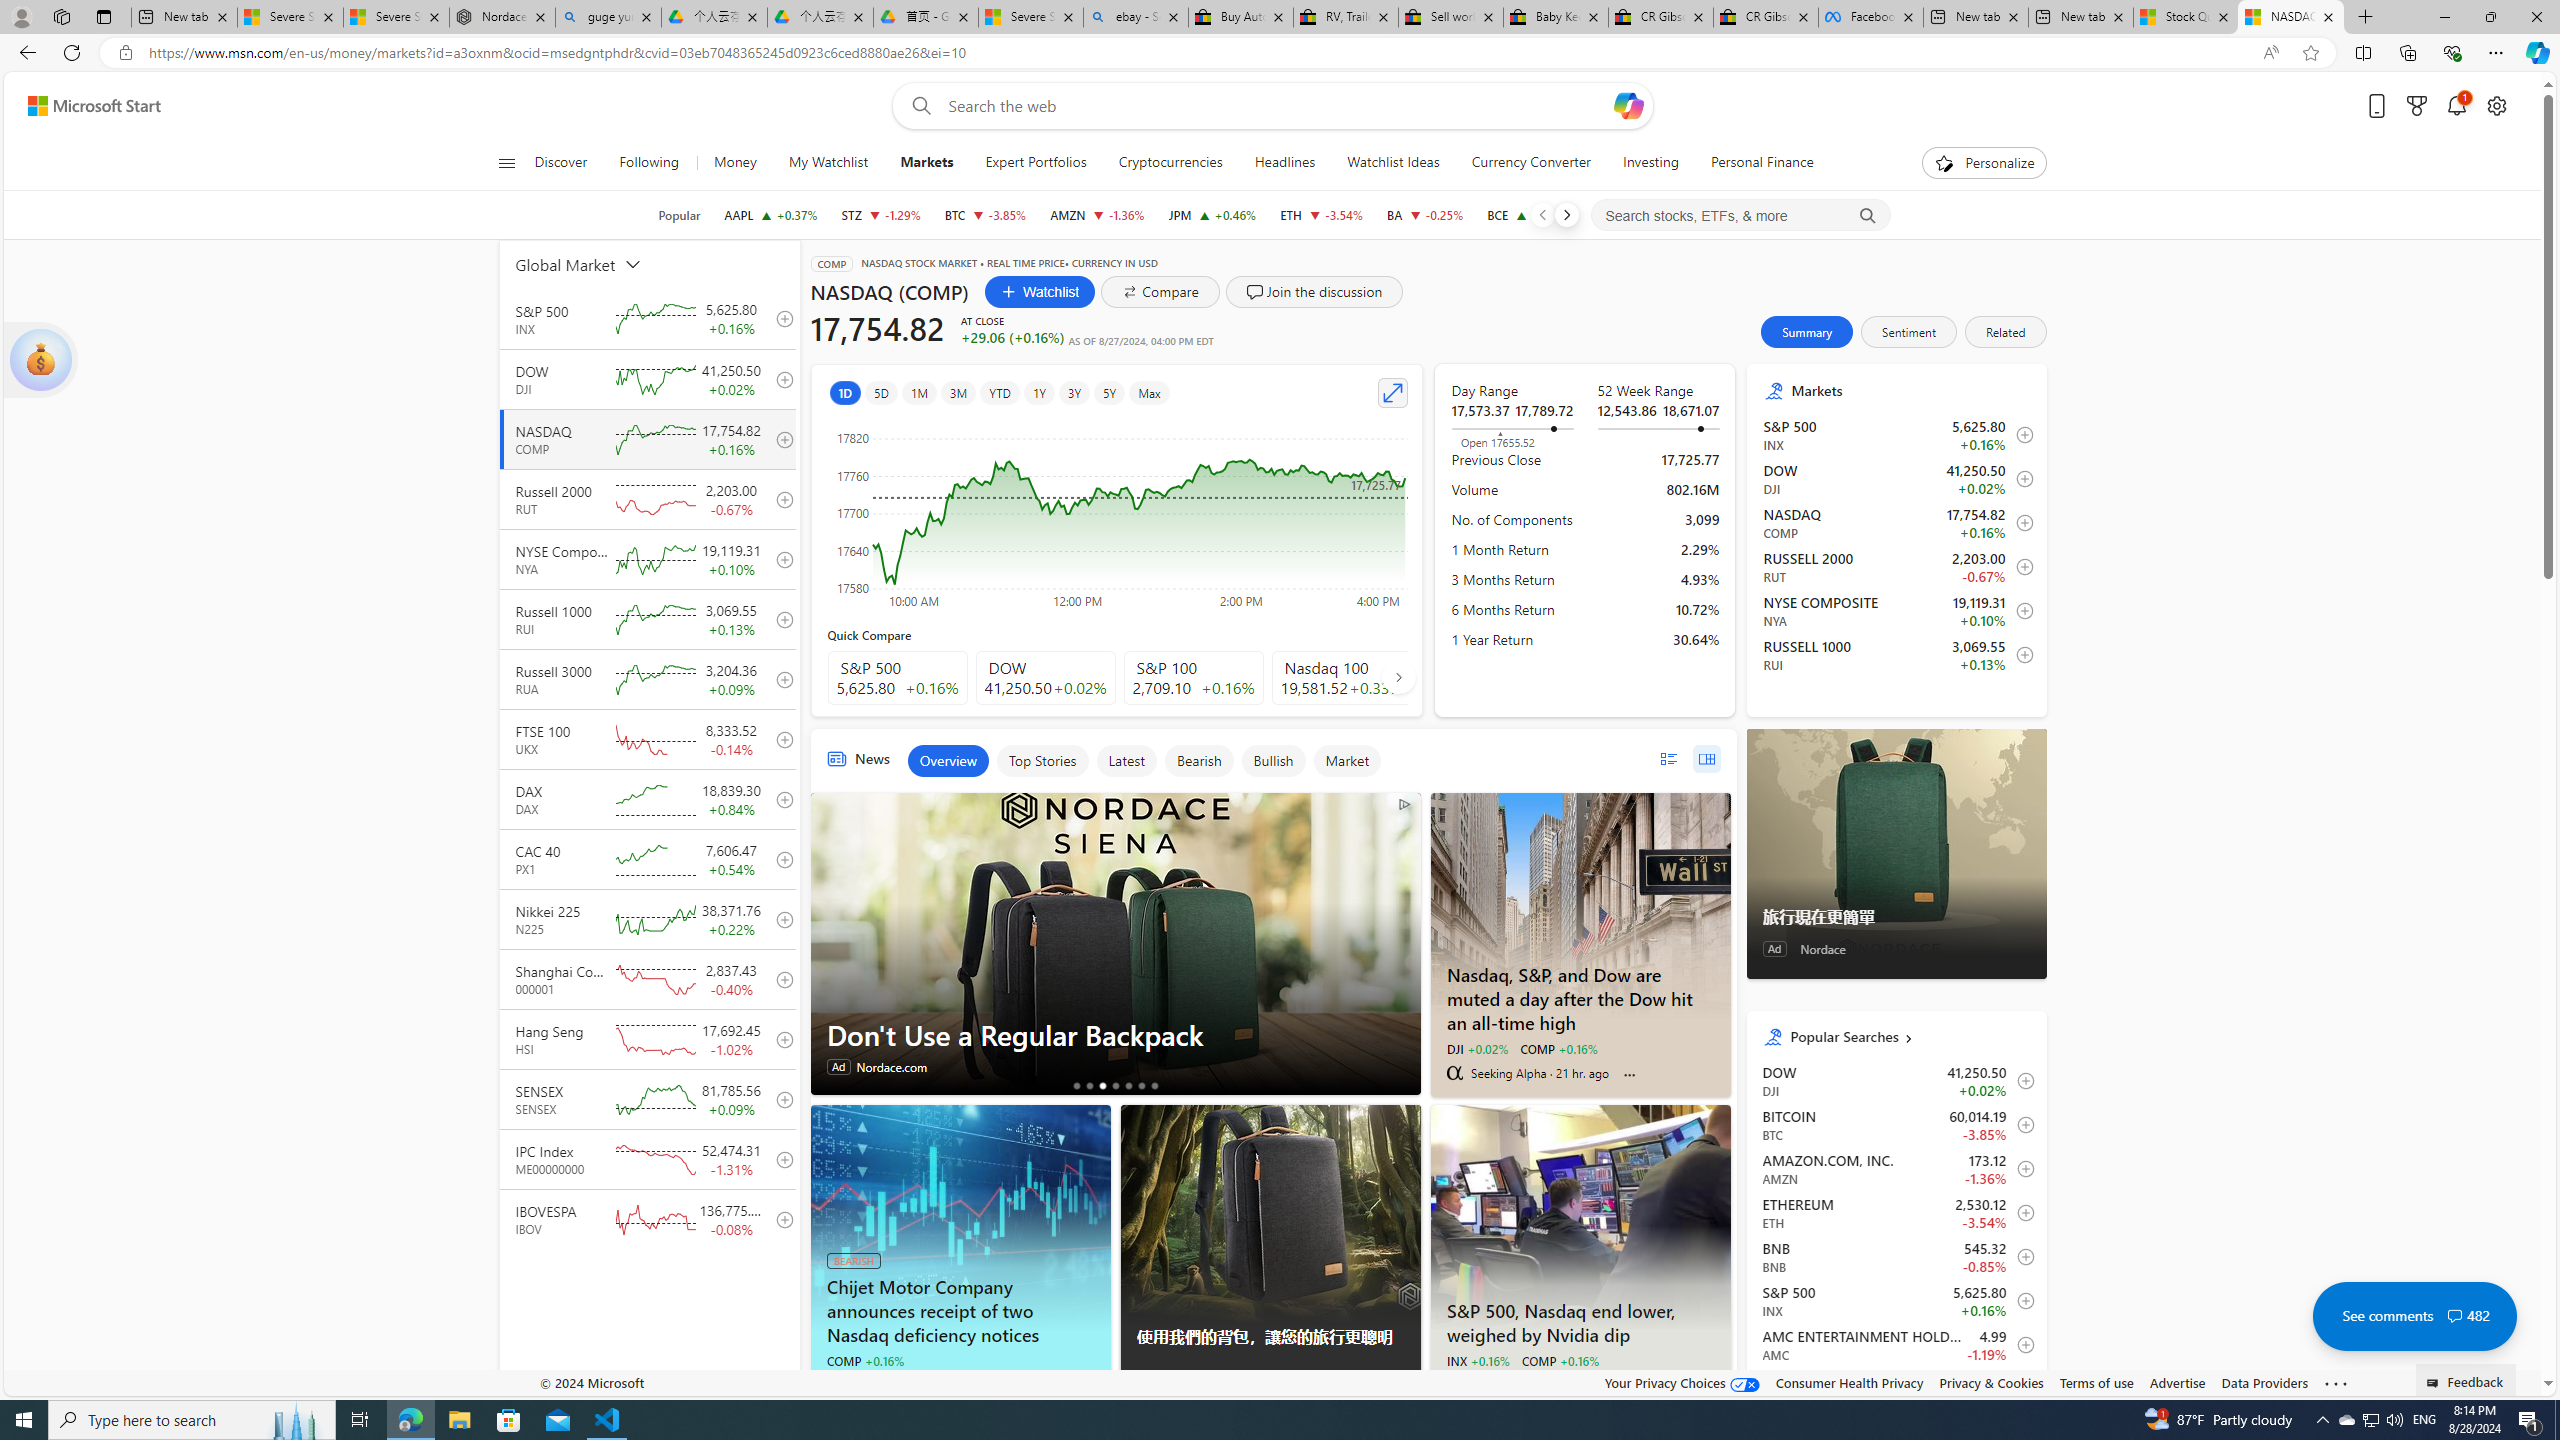 The image size is (2560, 1440). What do you see at coordinates (1116, 513) in the screenshot?
I see `'Class: recharts-surface'` at bounding box center [1116, 513].